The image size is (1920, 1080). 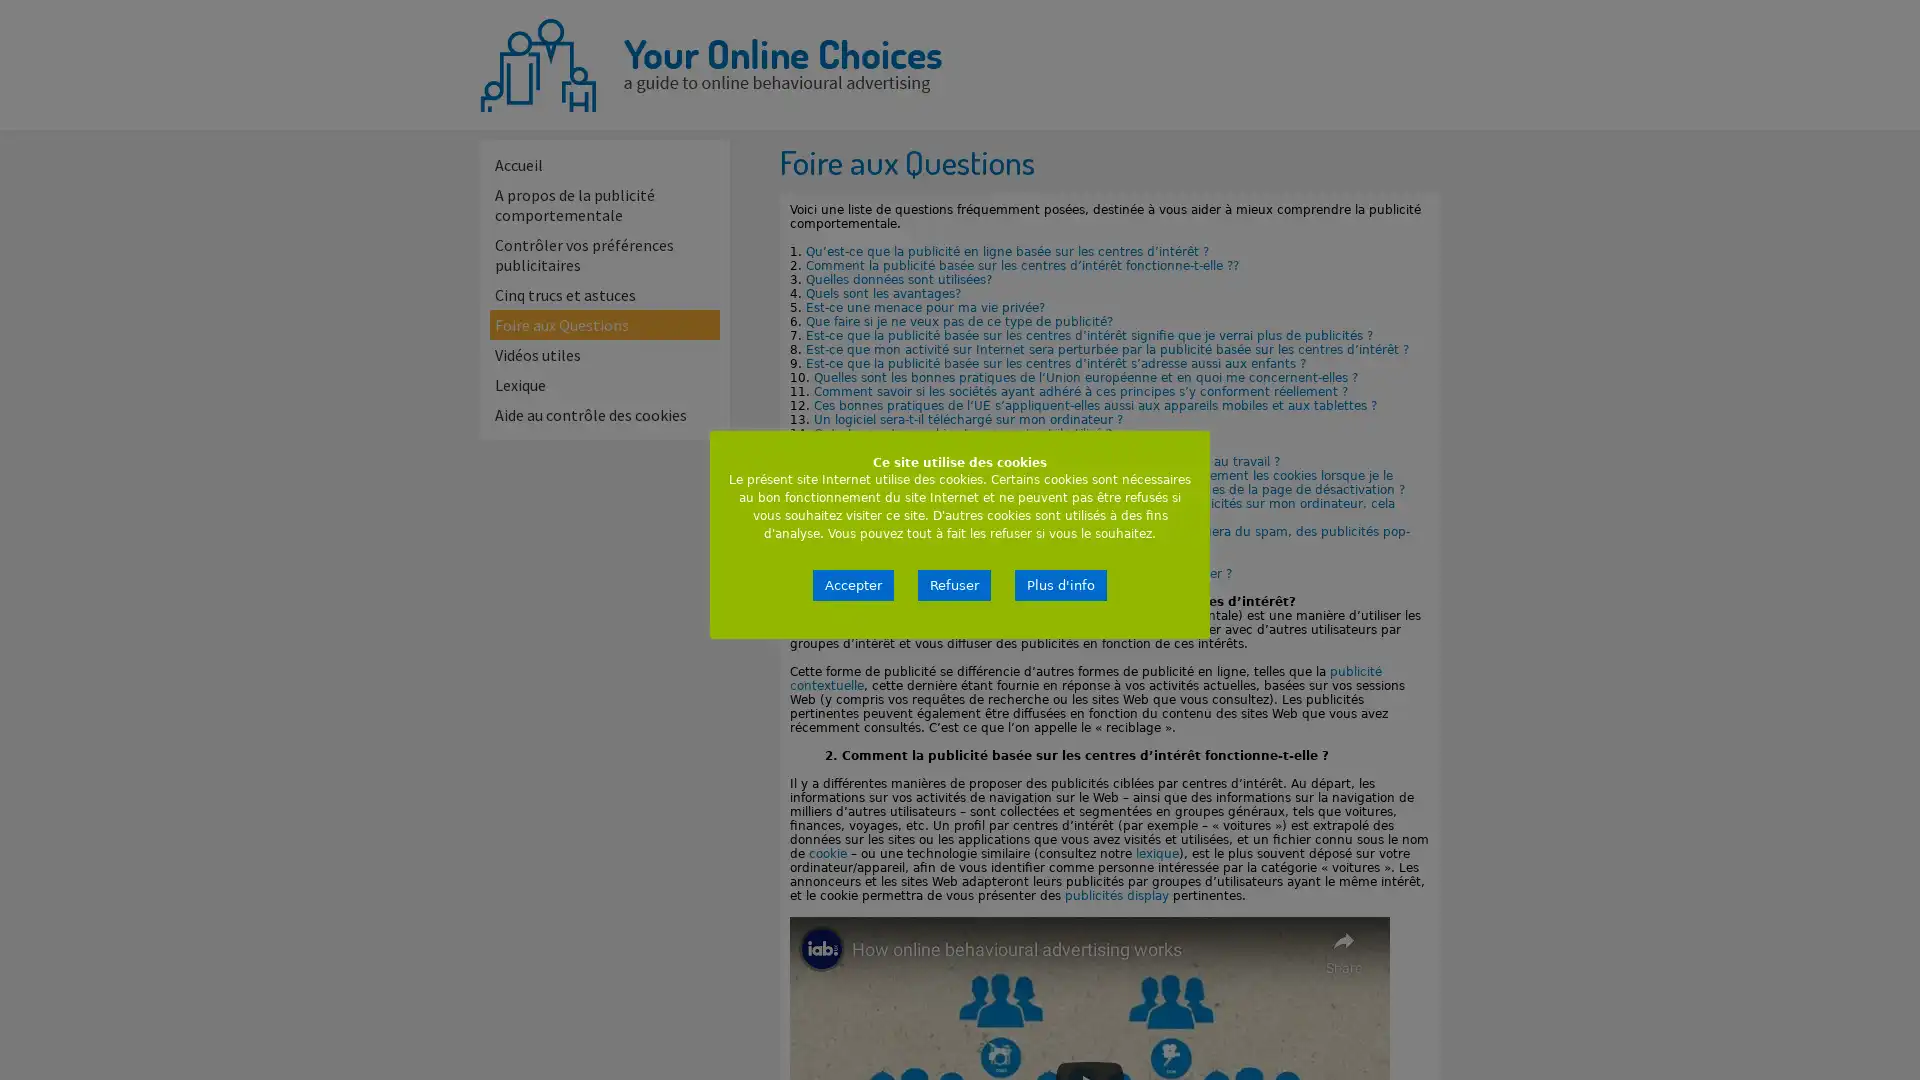 What do you see at coordinates (853, 585) in the screenshot?
I see `Accepter` at bounding box center [853, 585].